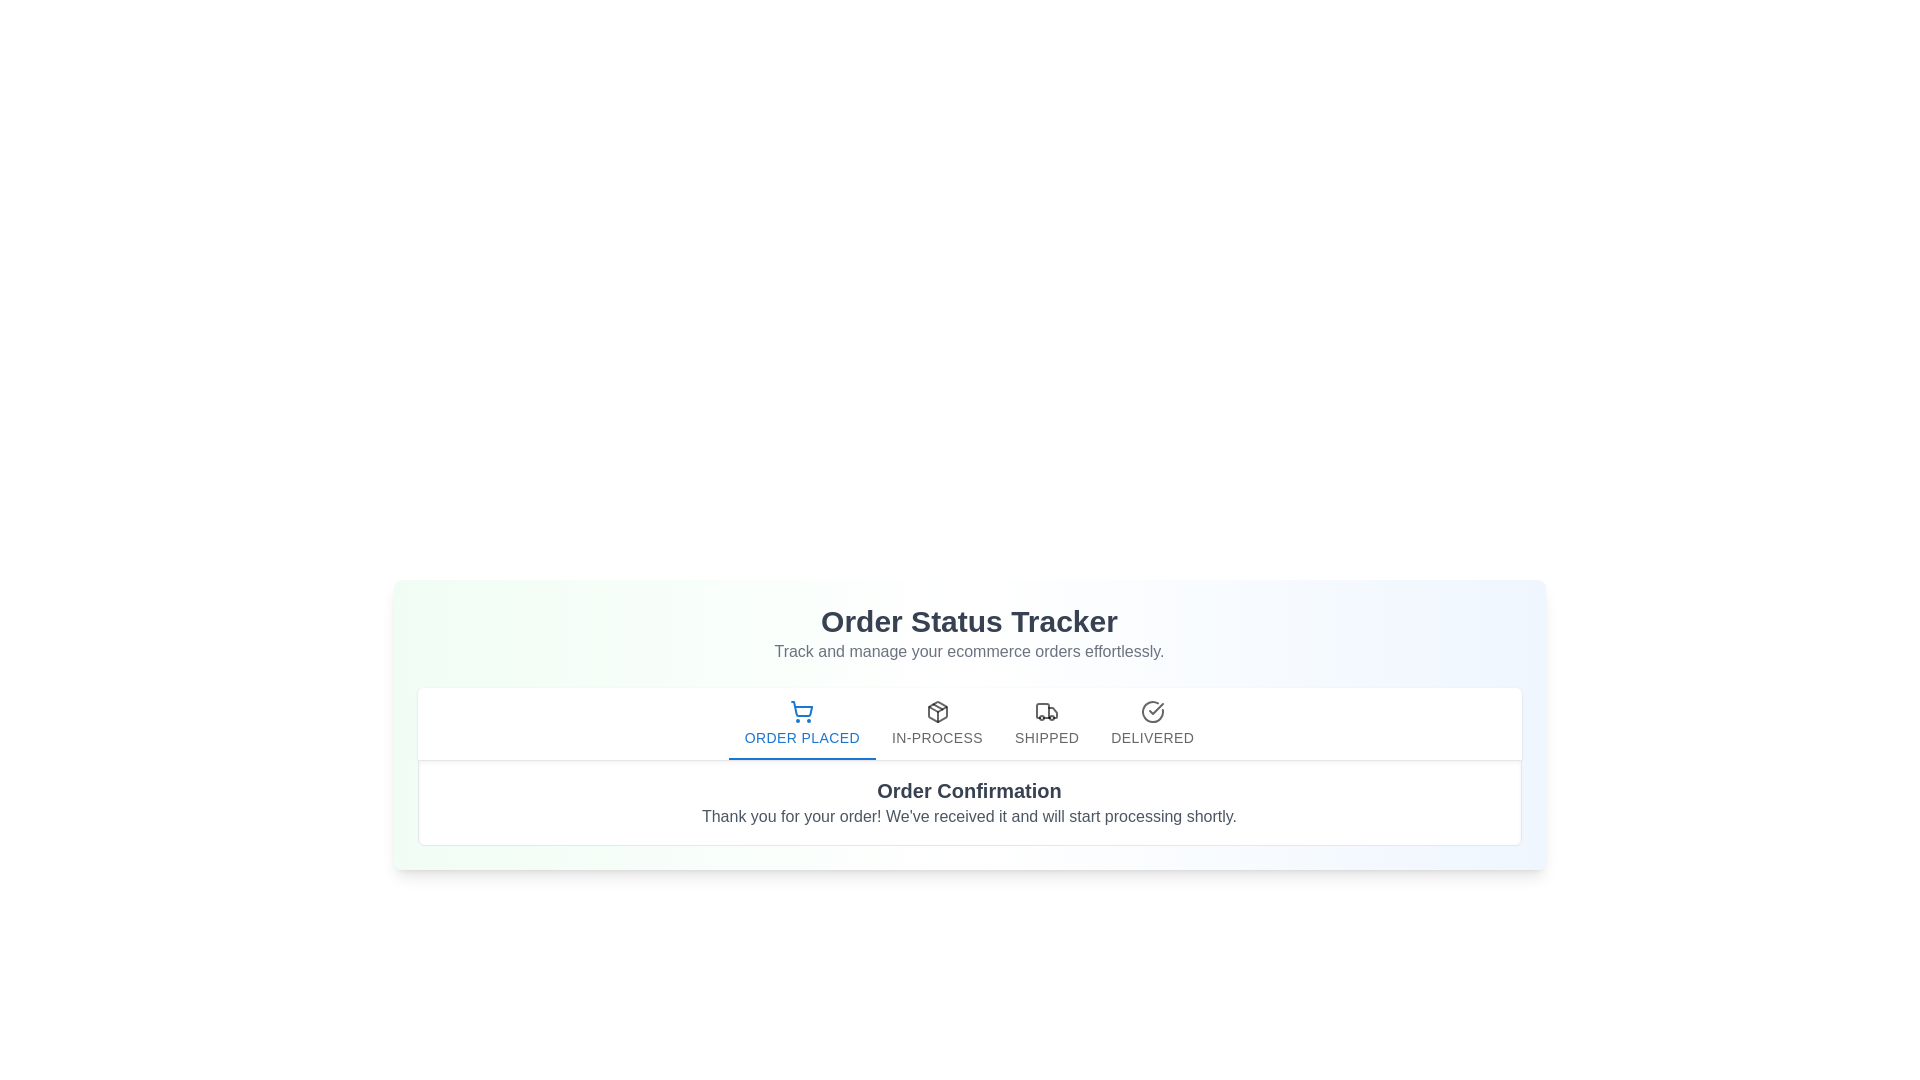 Image resolution: width=1920 pixels, height=1080 pixels. Describe the element at coordinates (802, 708) in the screenshot. I see `the leftmost icon in the navigation stepper that indicates the 'Order Placed' status step` at that location.